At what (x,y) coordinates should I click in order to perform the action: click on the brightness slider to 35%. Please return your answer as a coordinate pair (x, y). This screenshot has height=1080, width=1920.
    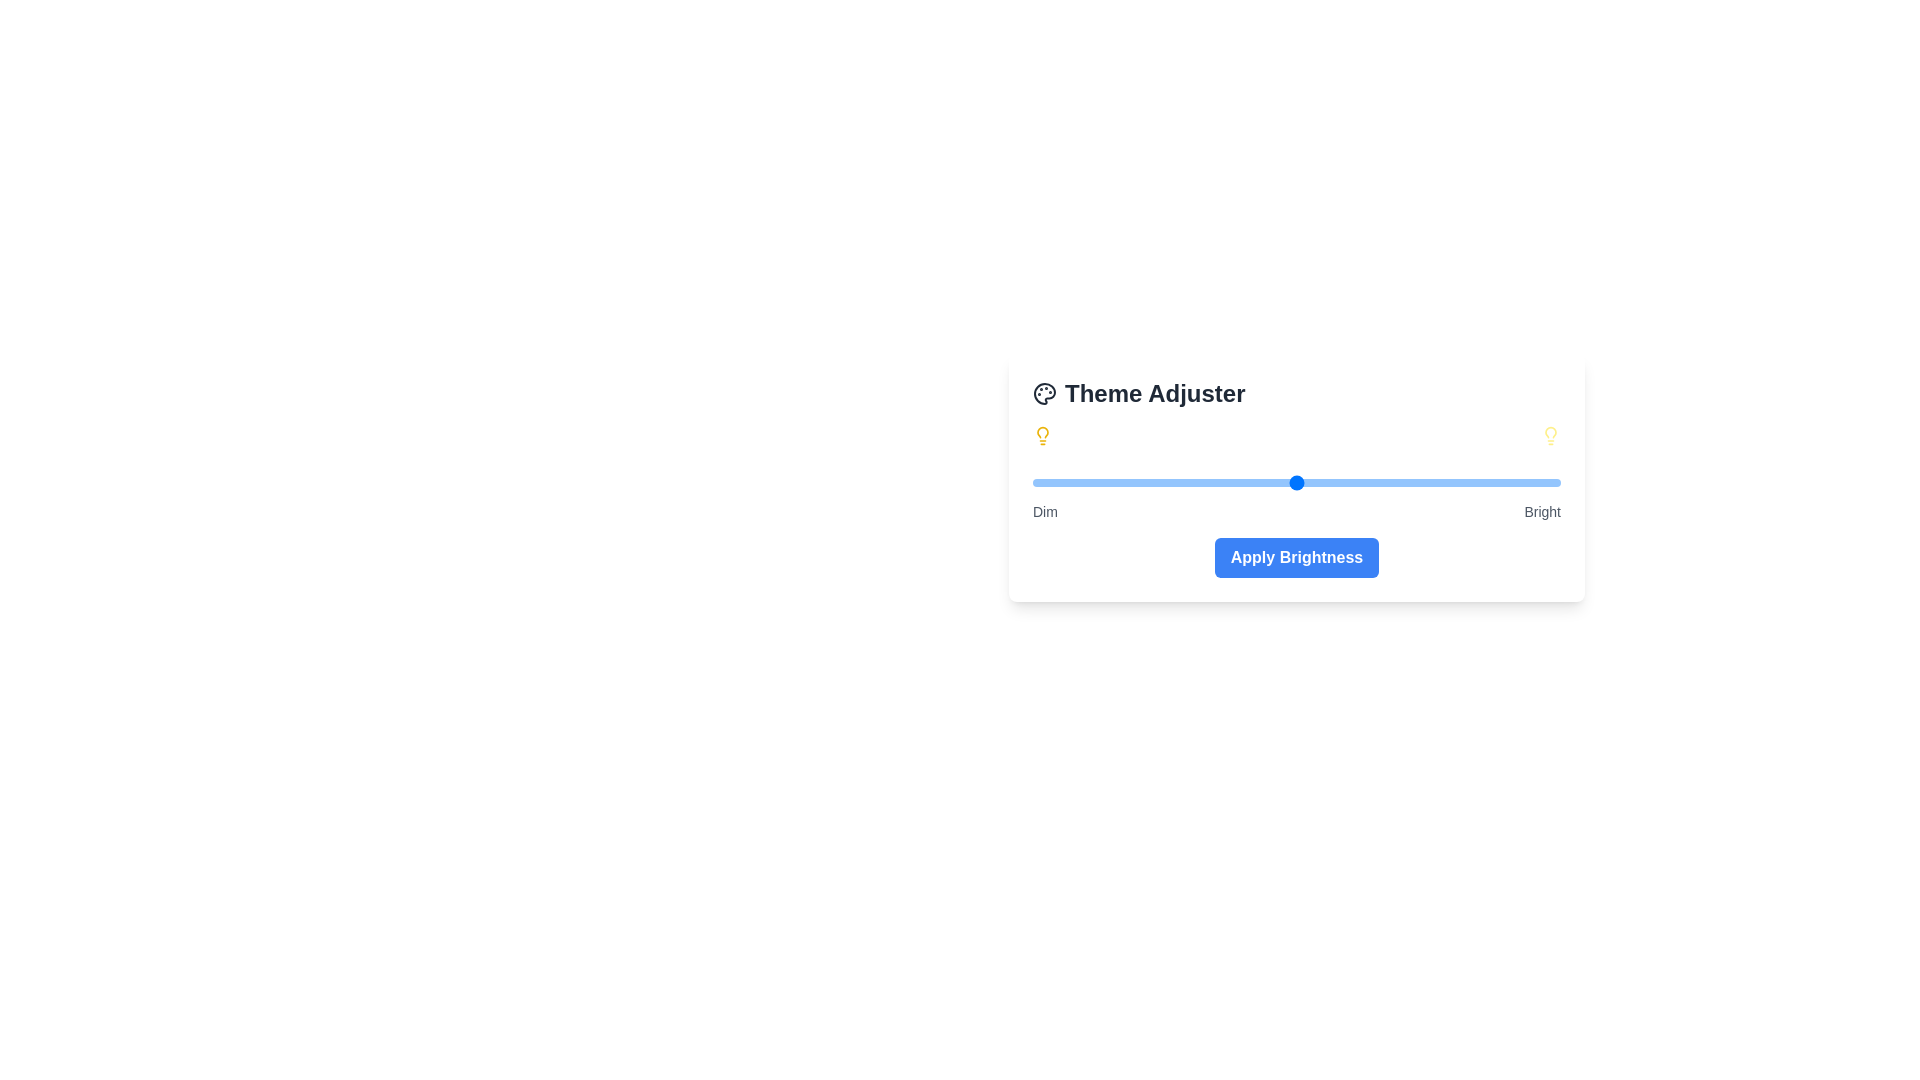
    Looking at the image, I should click on (1216, 482).